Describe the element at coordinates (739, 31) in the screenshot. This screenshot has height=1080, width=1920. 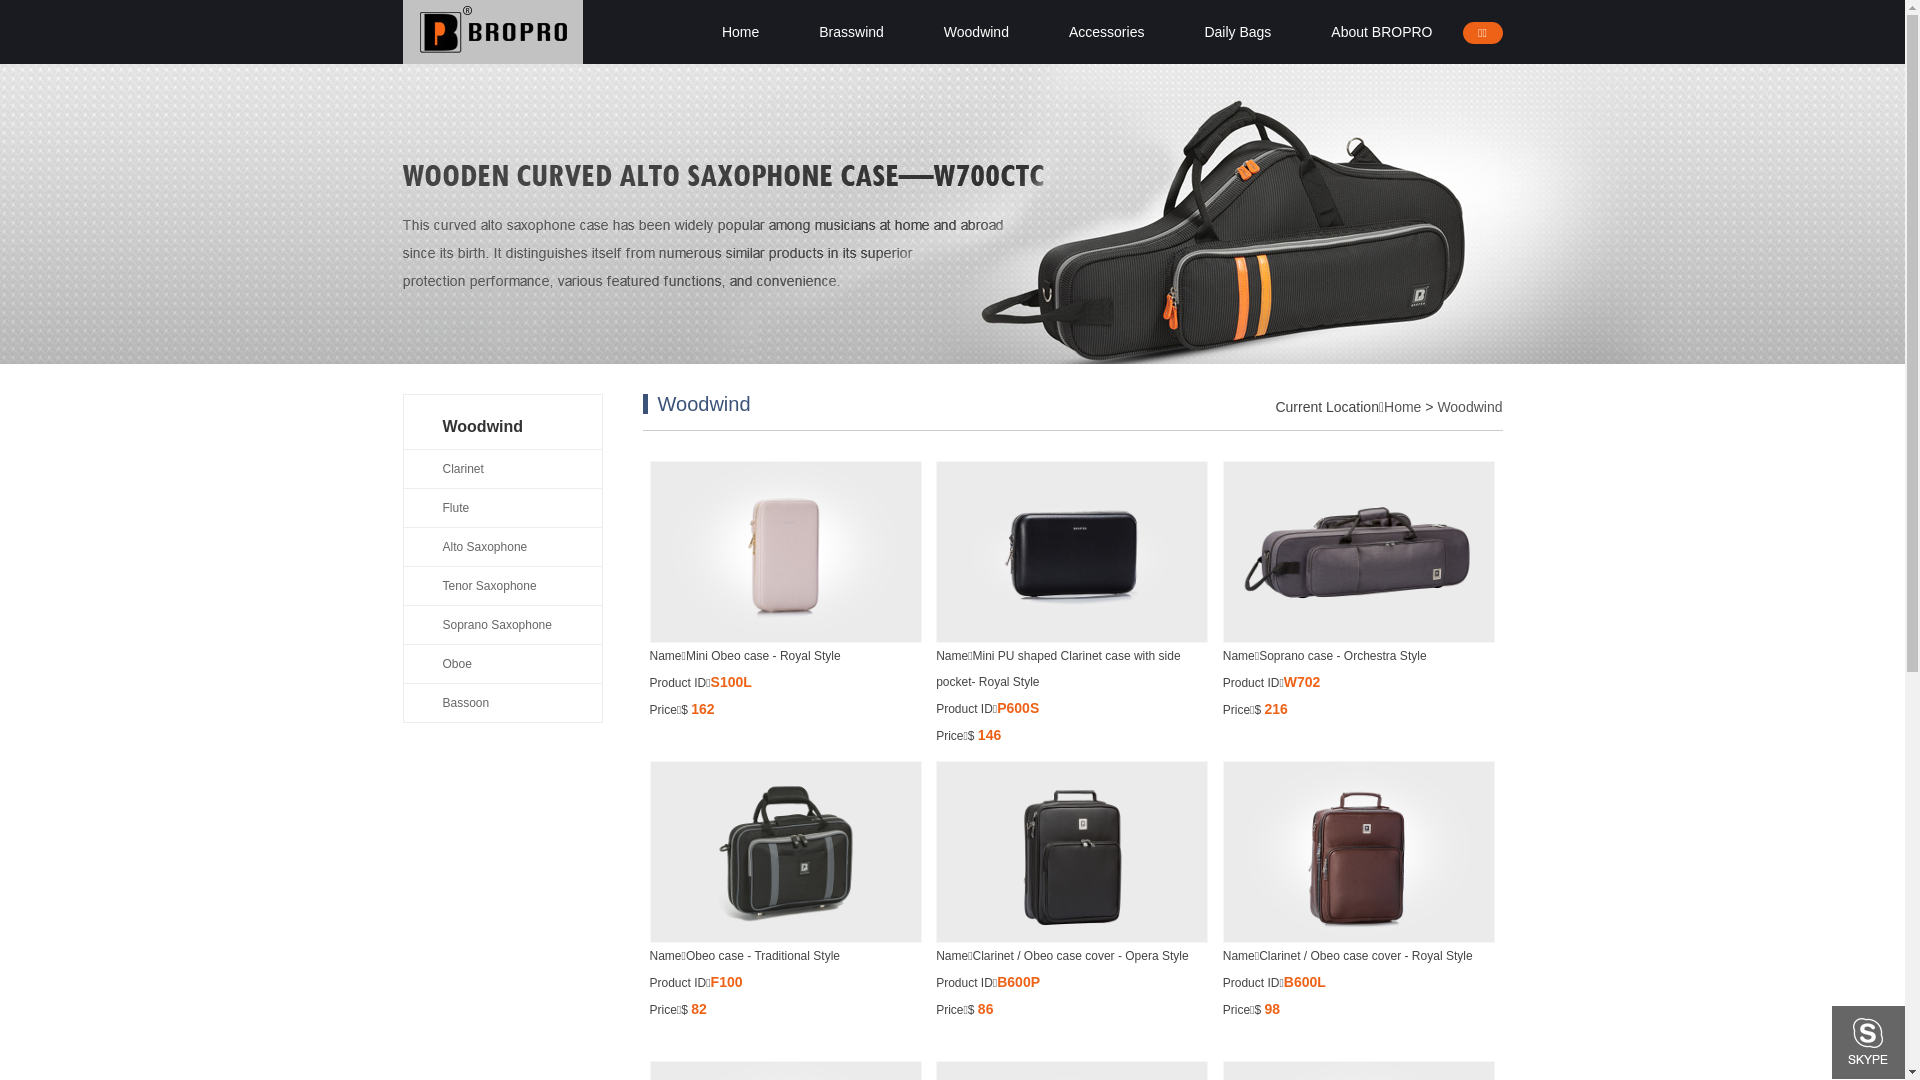
I see `'Home'` at that location.